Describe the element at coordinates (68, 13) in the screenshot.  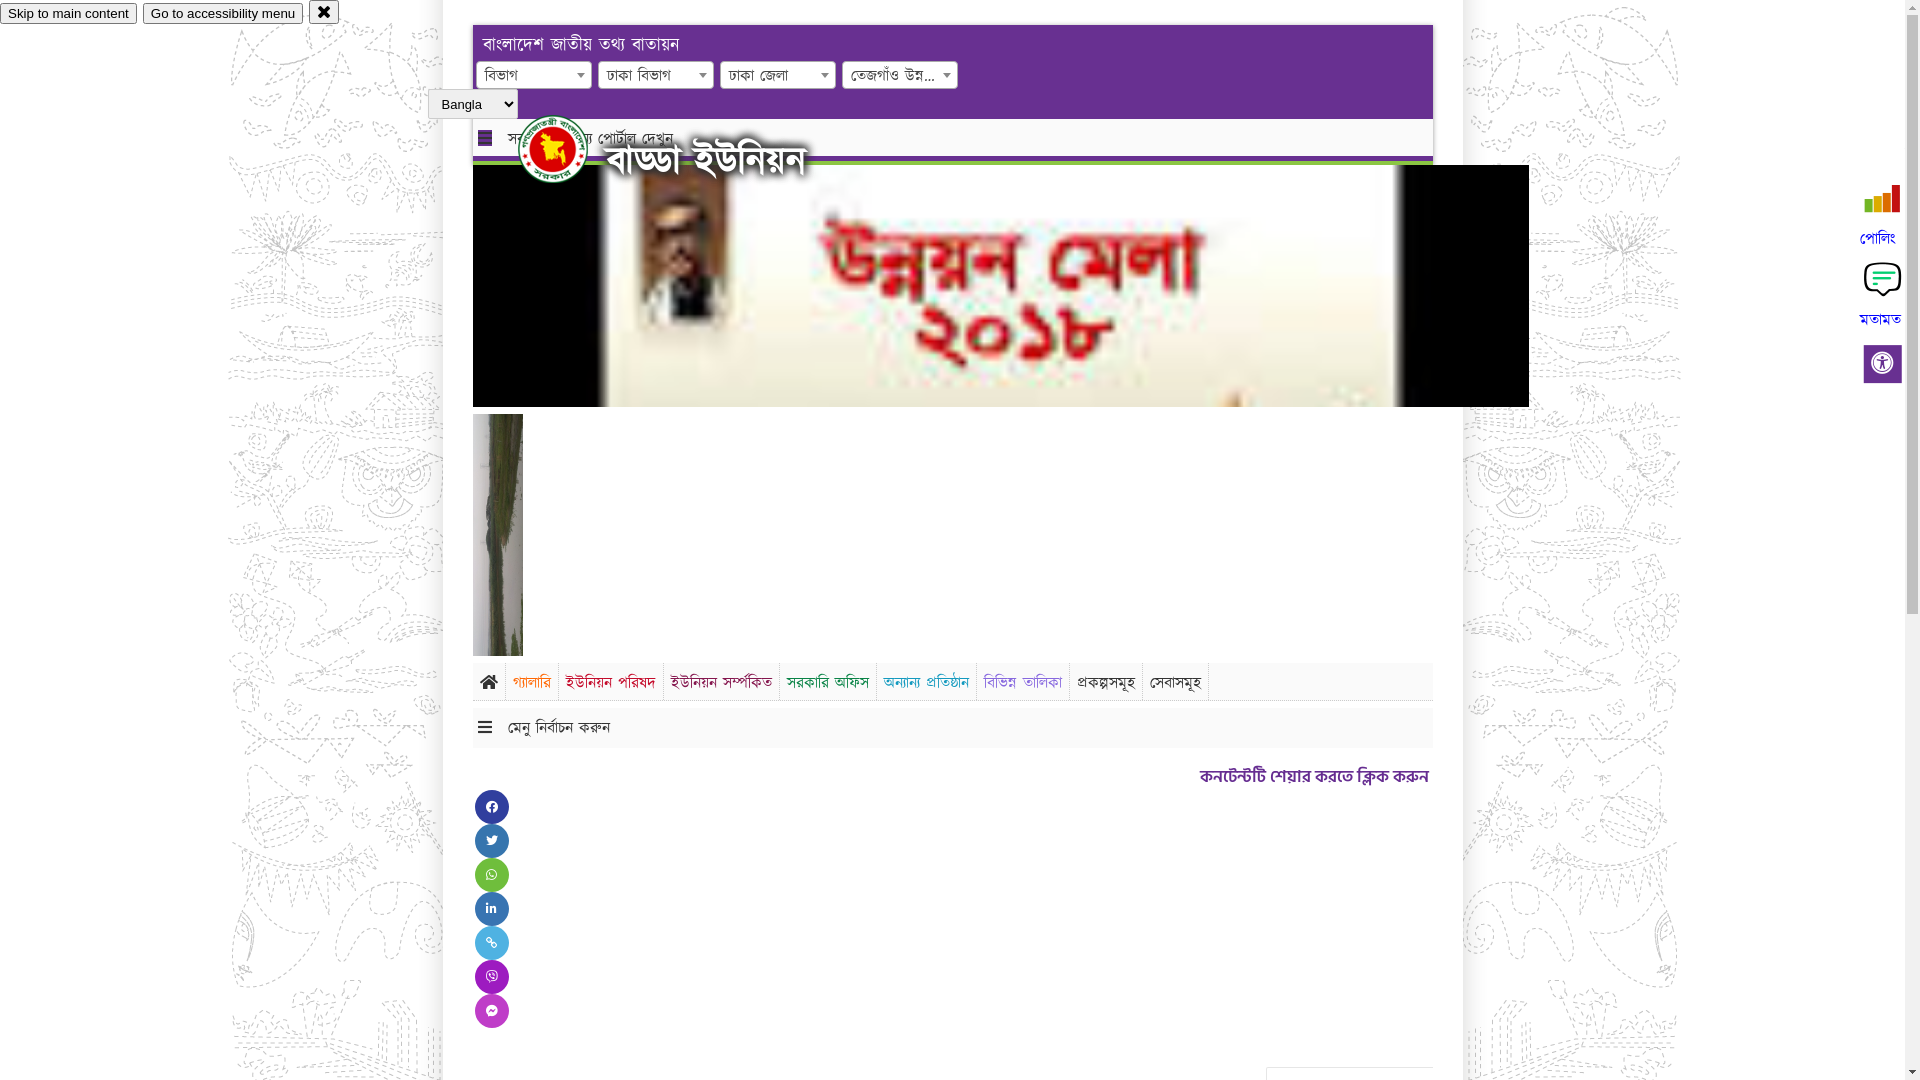
I see `'Skip to main content'` at that location.